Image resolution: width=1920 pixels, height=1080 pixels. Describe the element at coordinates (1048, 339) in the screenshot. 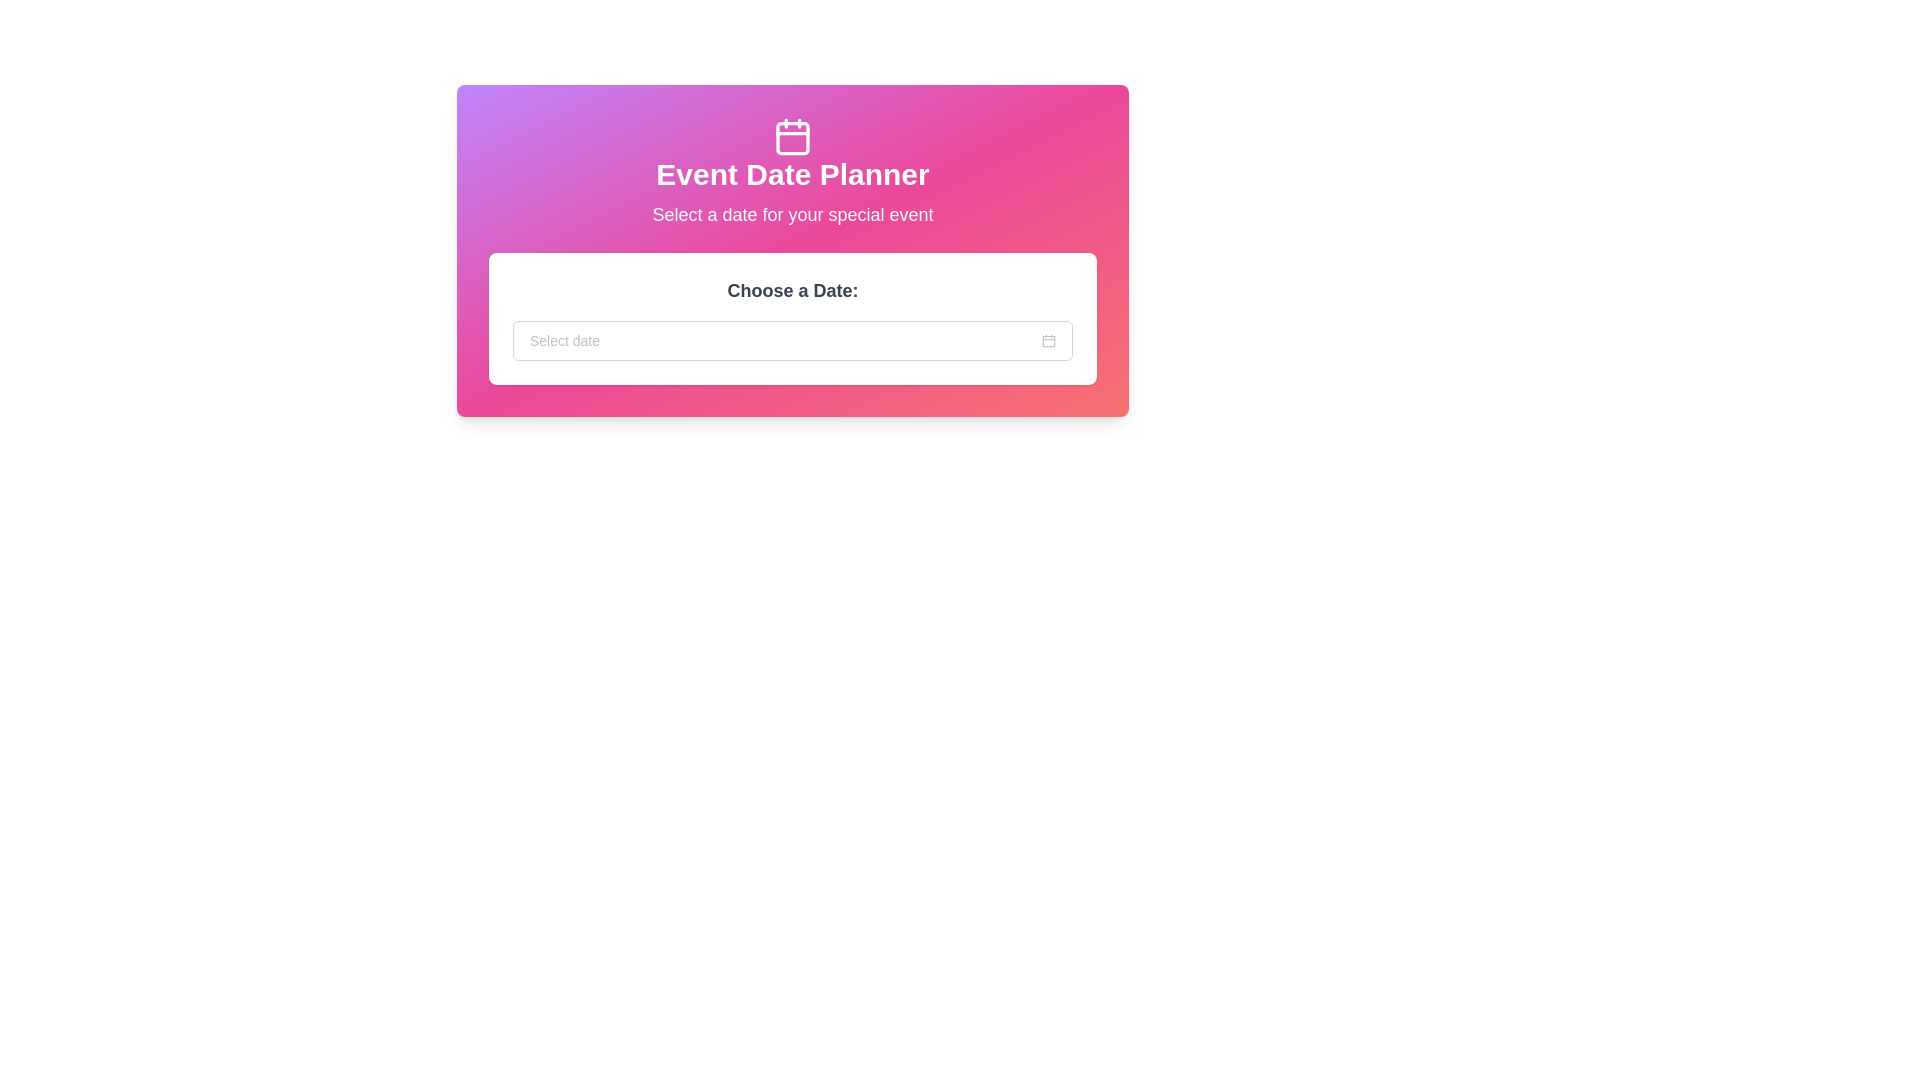

I see `the date-picker icon located at the top-right of the input field's white box to emphasize its visual presence` at that location.